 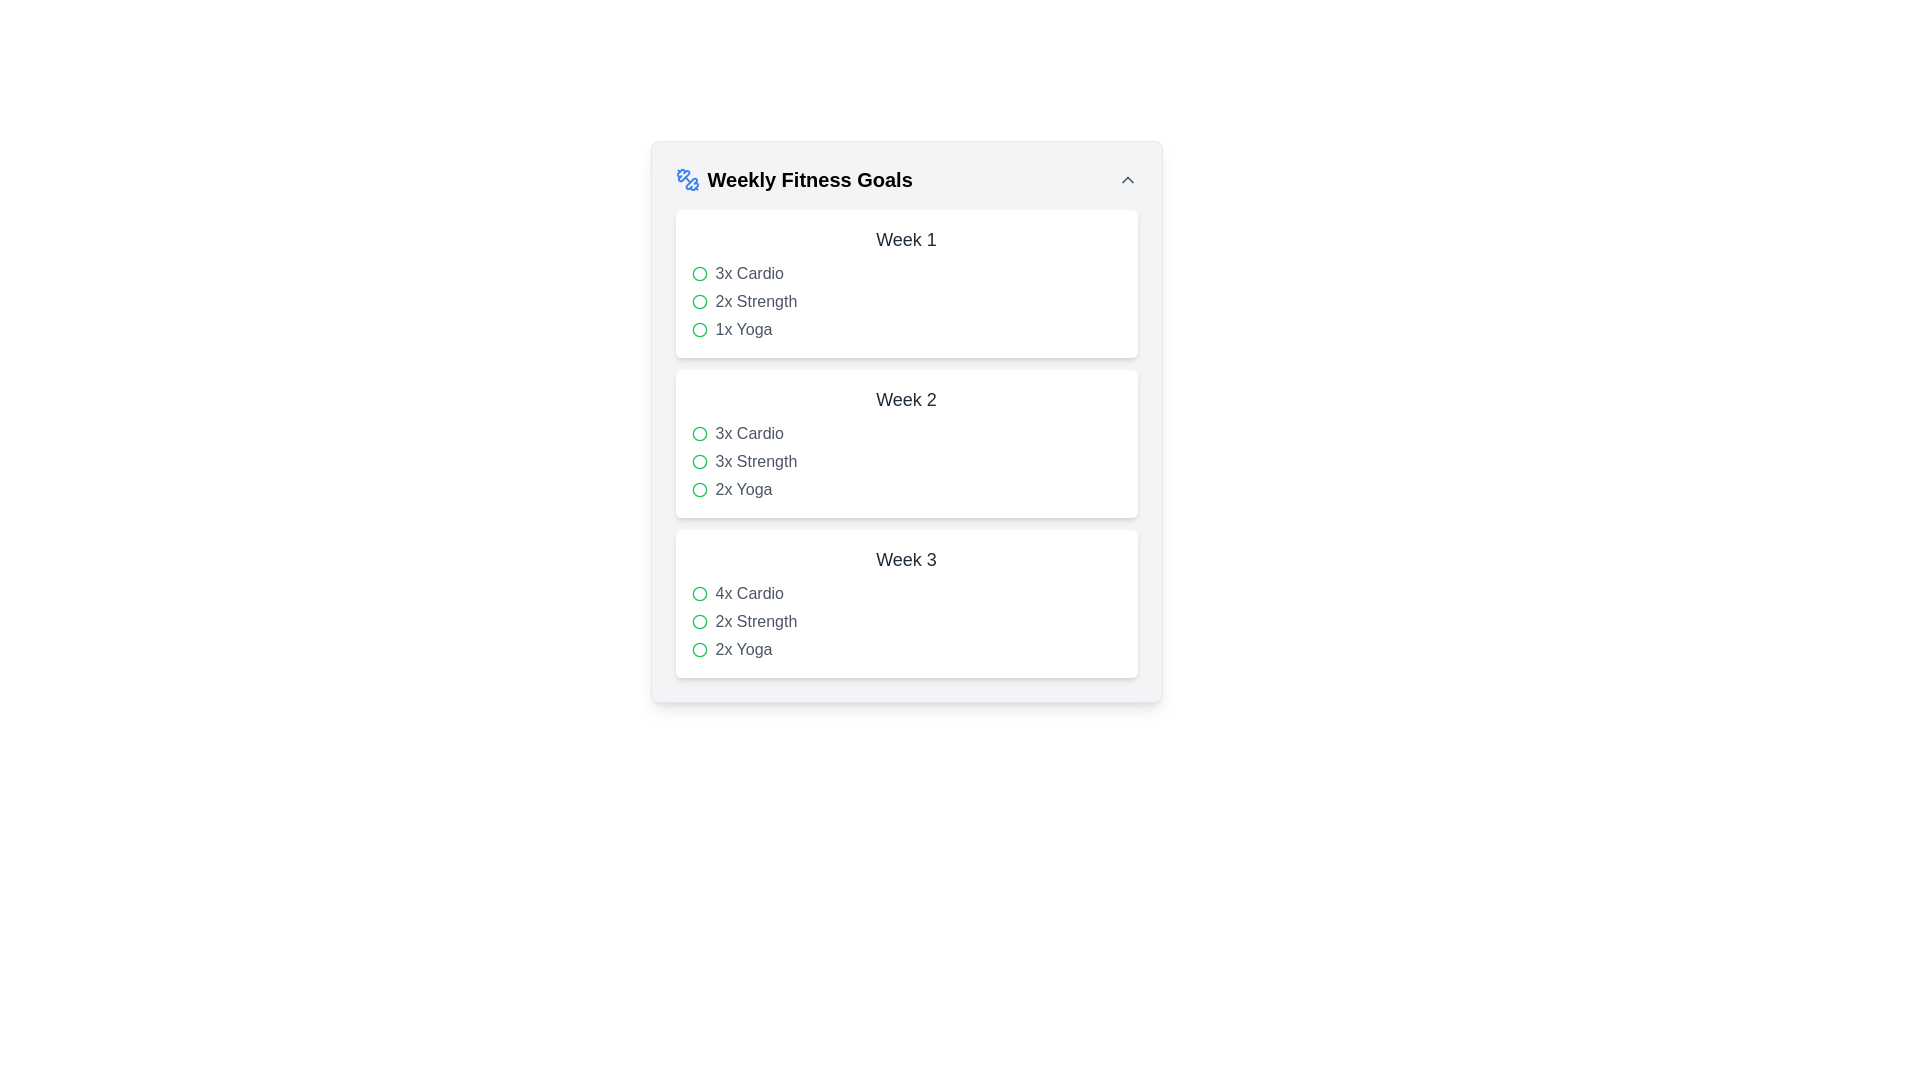 What do you see at coordinates (699, 273) in the screenshot?
I see `the first green circular marker in the 'Weekly Fitness Goals' layout under 'Week 1', positioned to the left of the text '3x Cardio'` at bounding box center [699, 273].